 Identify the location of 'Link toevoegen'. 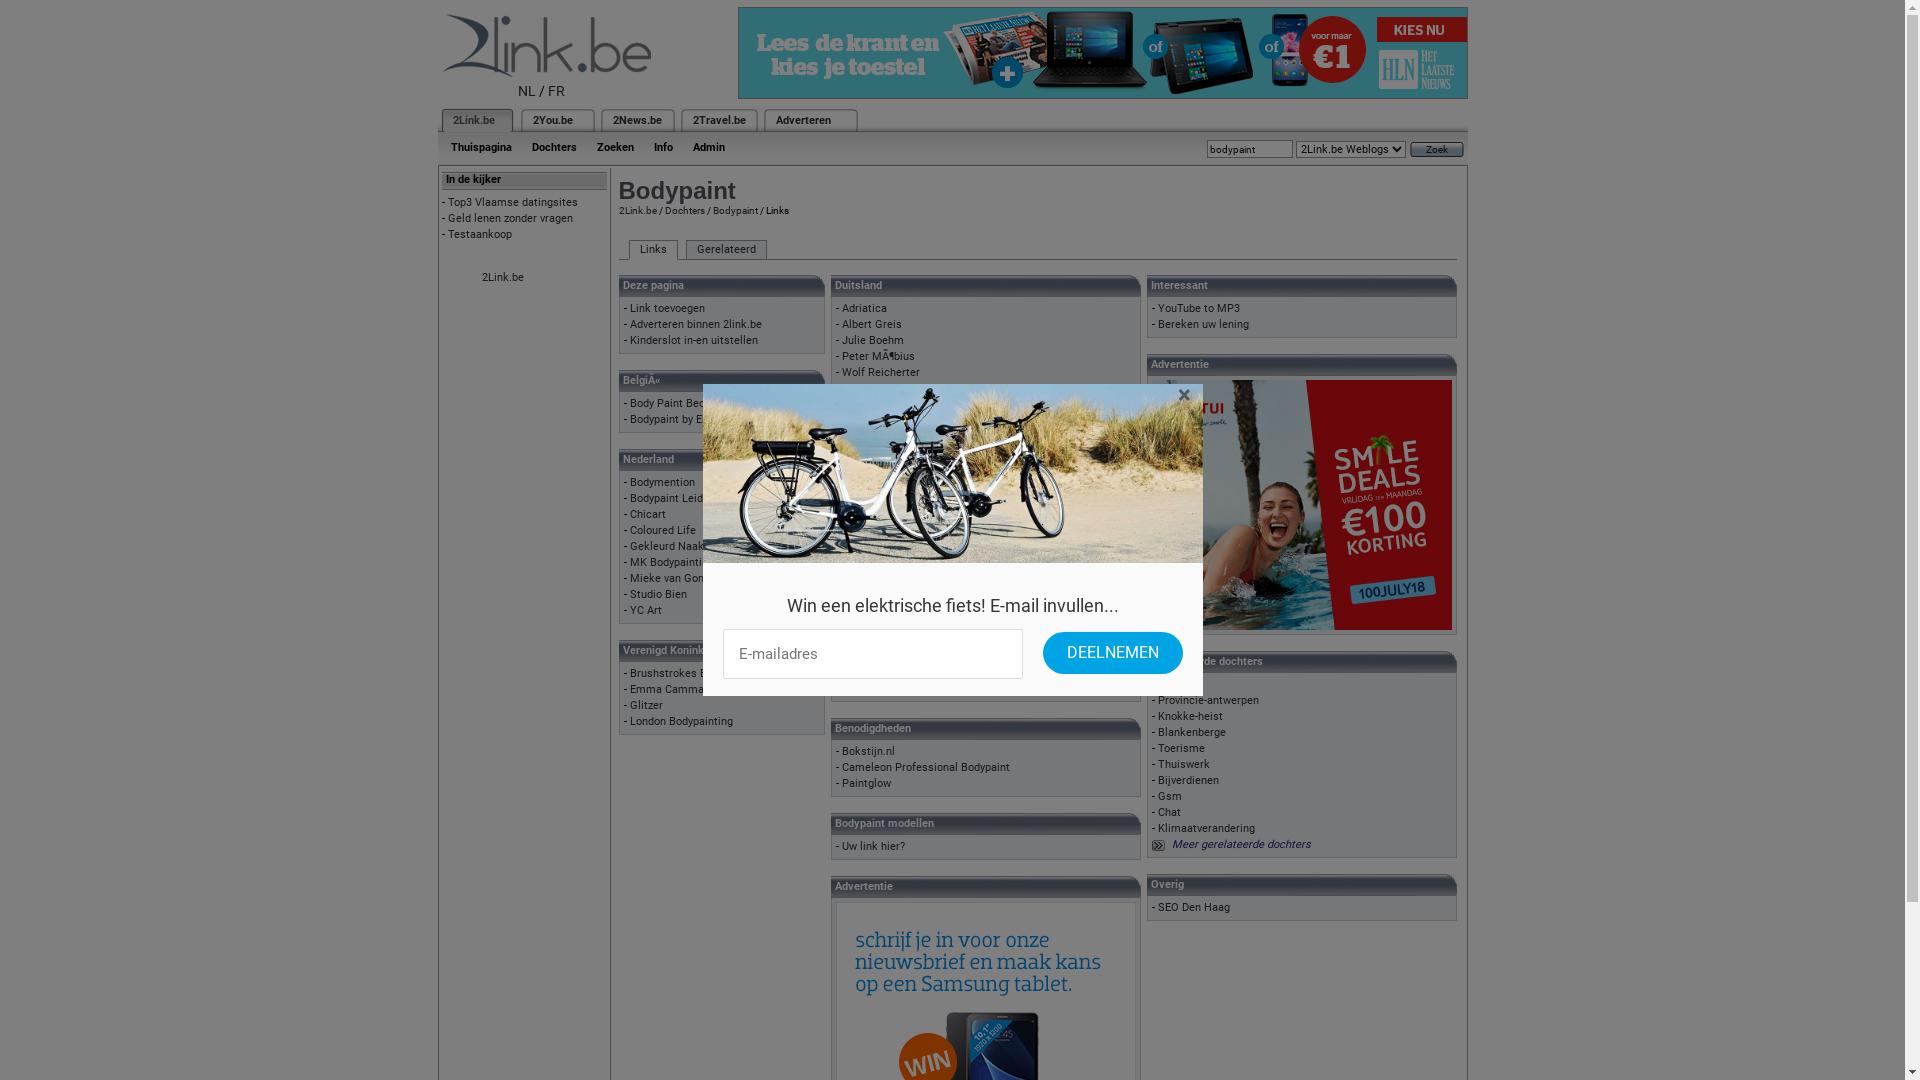
(667, 308).